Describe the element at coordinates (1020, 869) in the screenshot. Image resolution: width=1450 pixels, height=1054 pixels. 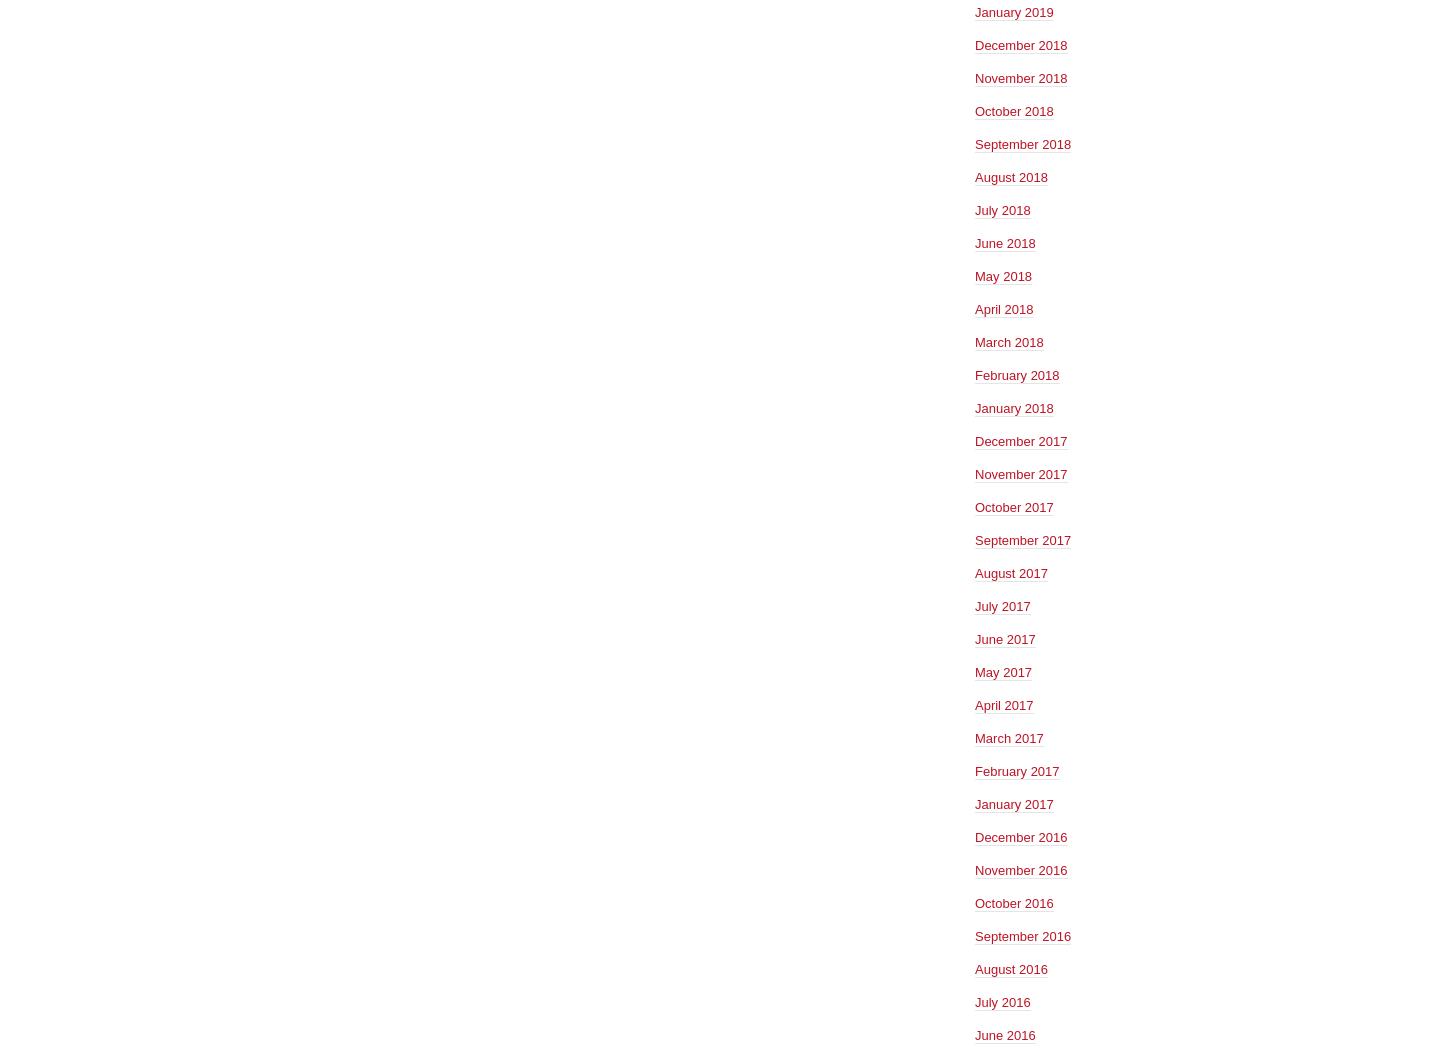
I see `'November 2016'` at that location.